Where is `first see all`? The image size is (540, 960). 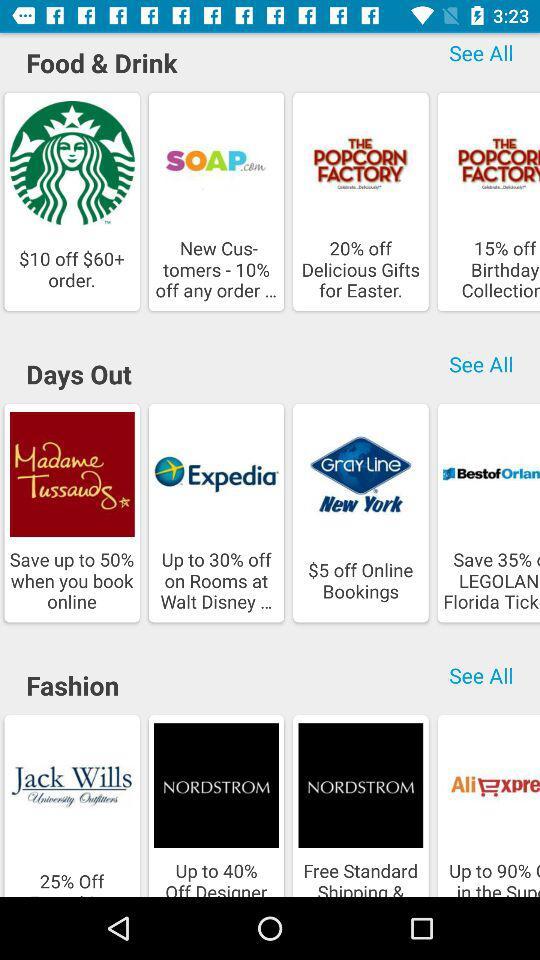
first see all is located at coordinates (480, 55).